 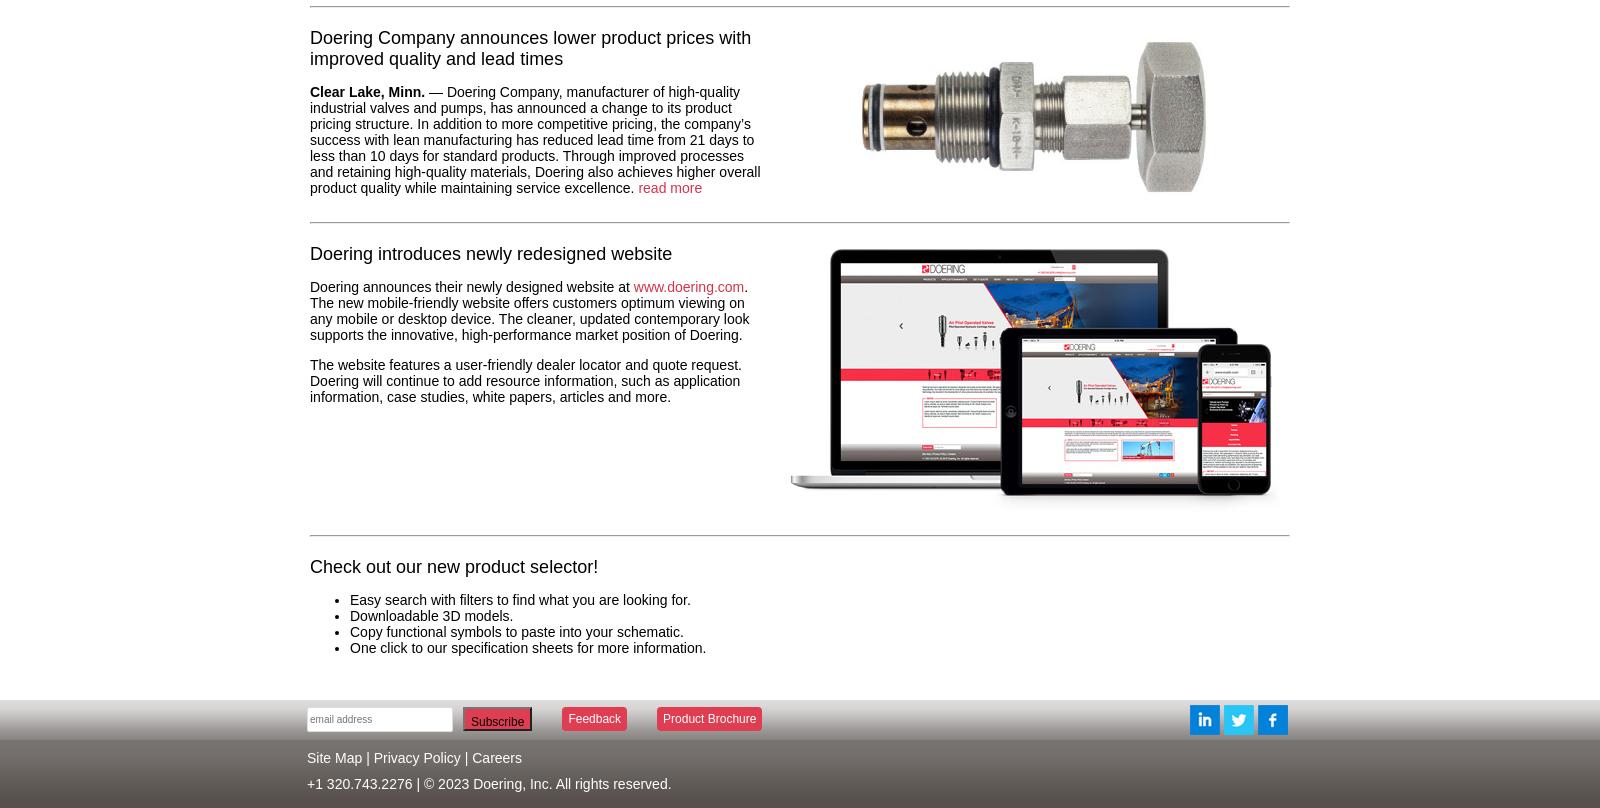 What do you see at coordinates (487, 783) in the screenshot?
I see `'+1 320.743.2276 | © 2023 Doering, Inc. All rights reserved.'` at bounding box center [487, 783].